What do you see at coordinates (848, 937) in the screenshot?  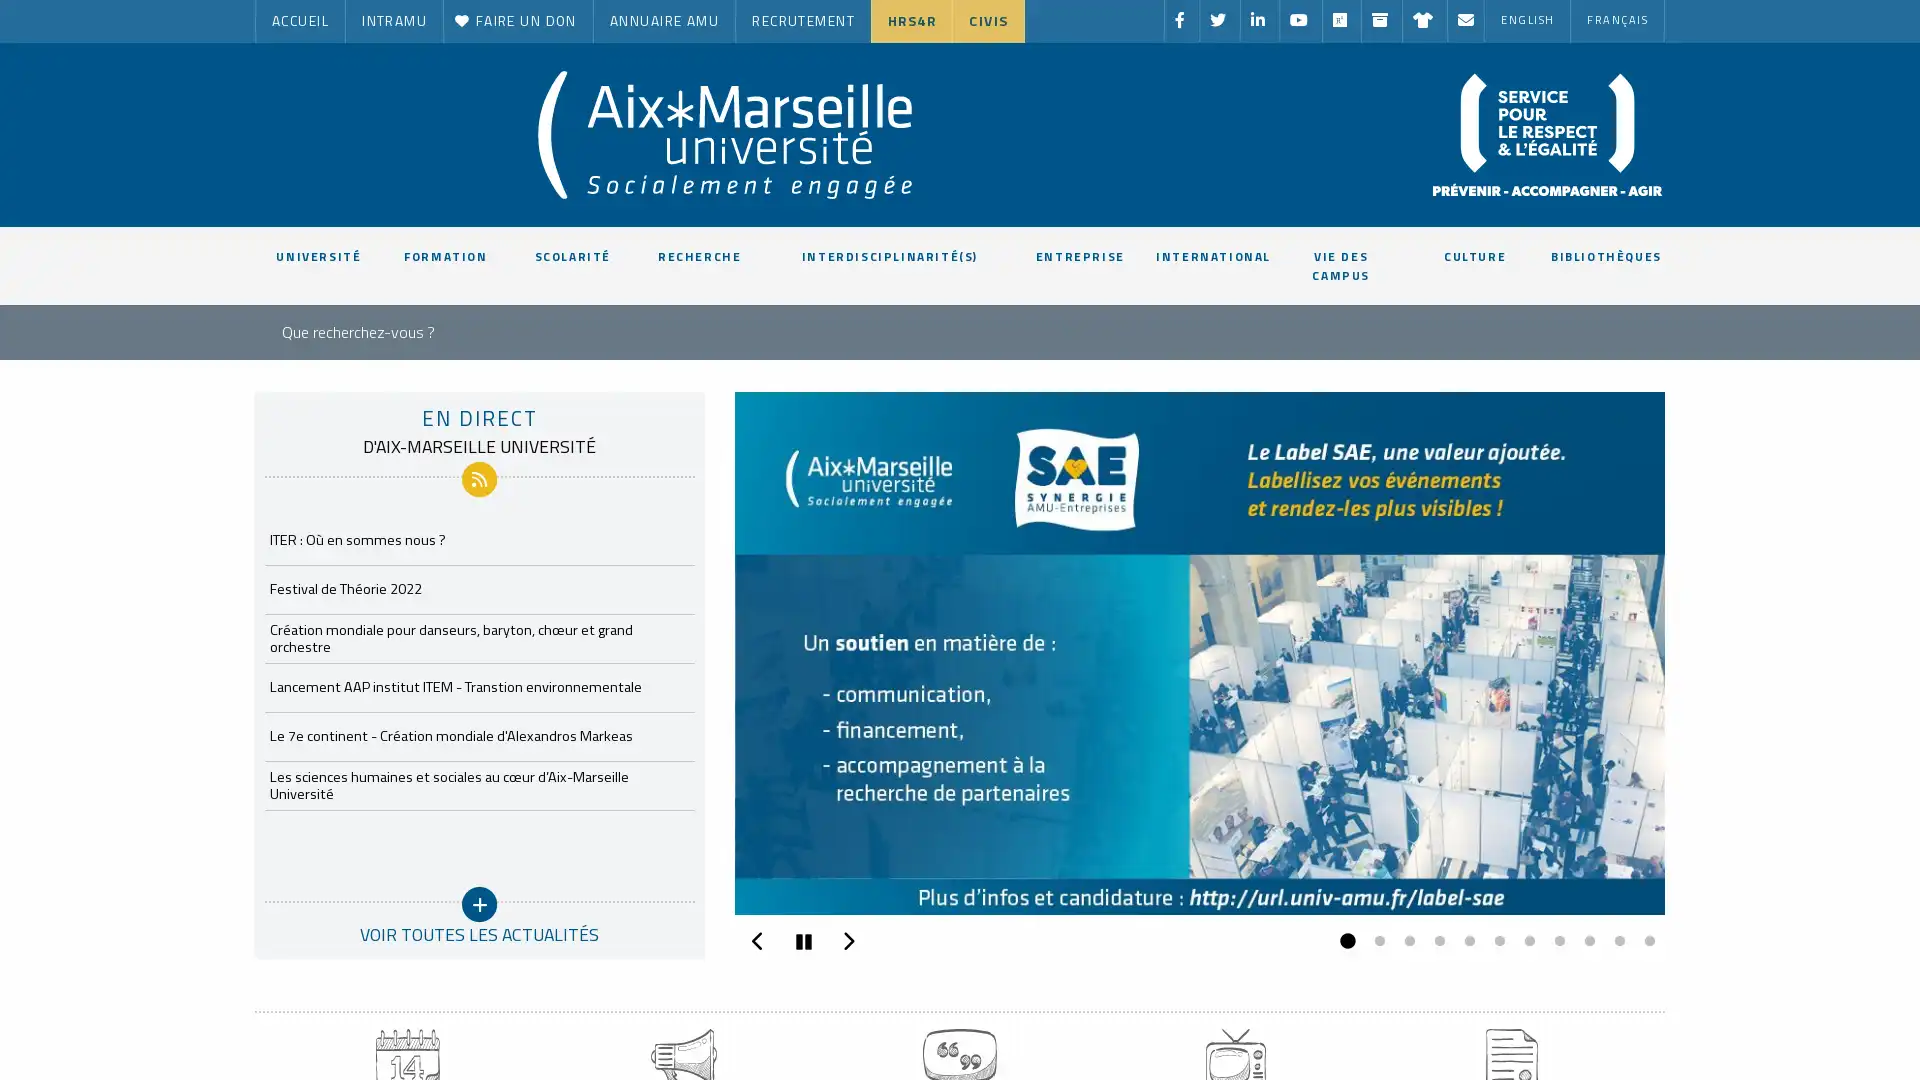 I see `Next` at bounding box center [848, 937].